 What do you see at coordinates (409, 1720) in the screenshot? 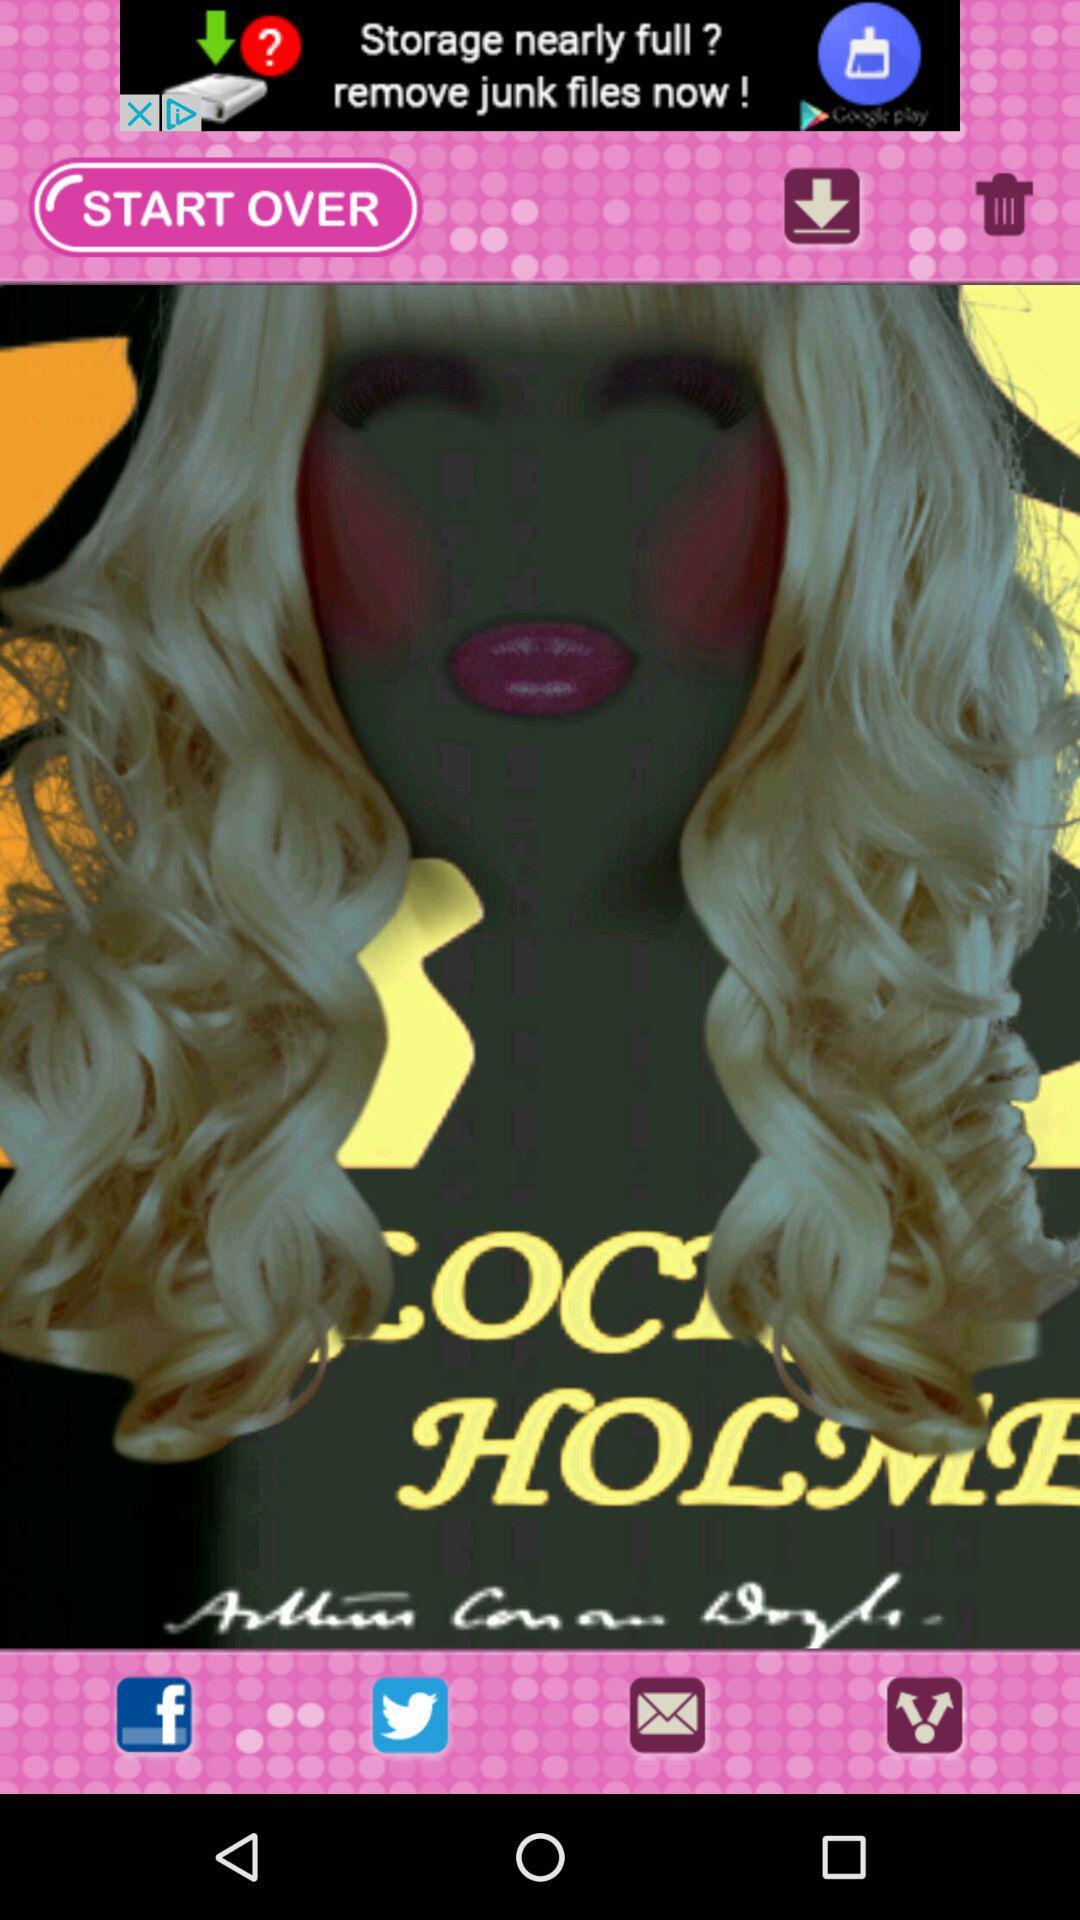
I see `share with twitter` at bounding box center [409, 1720].